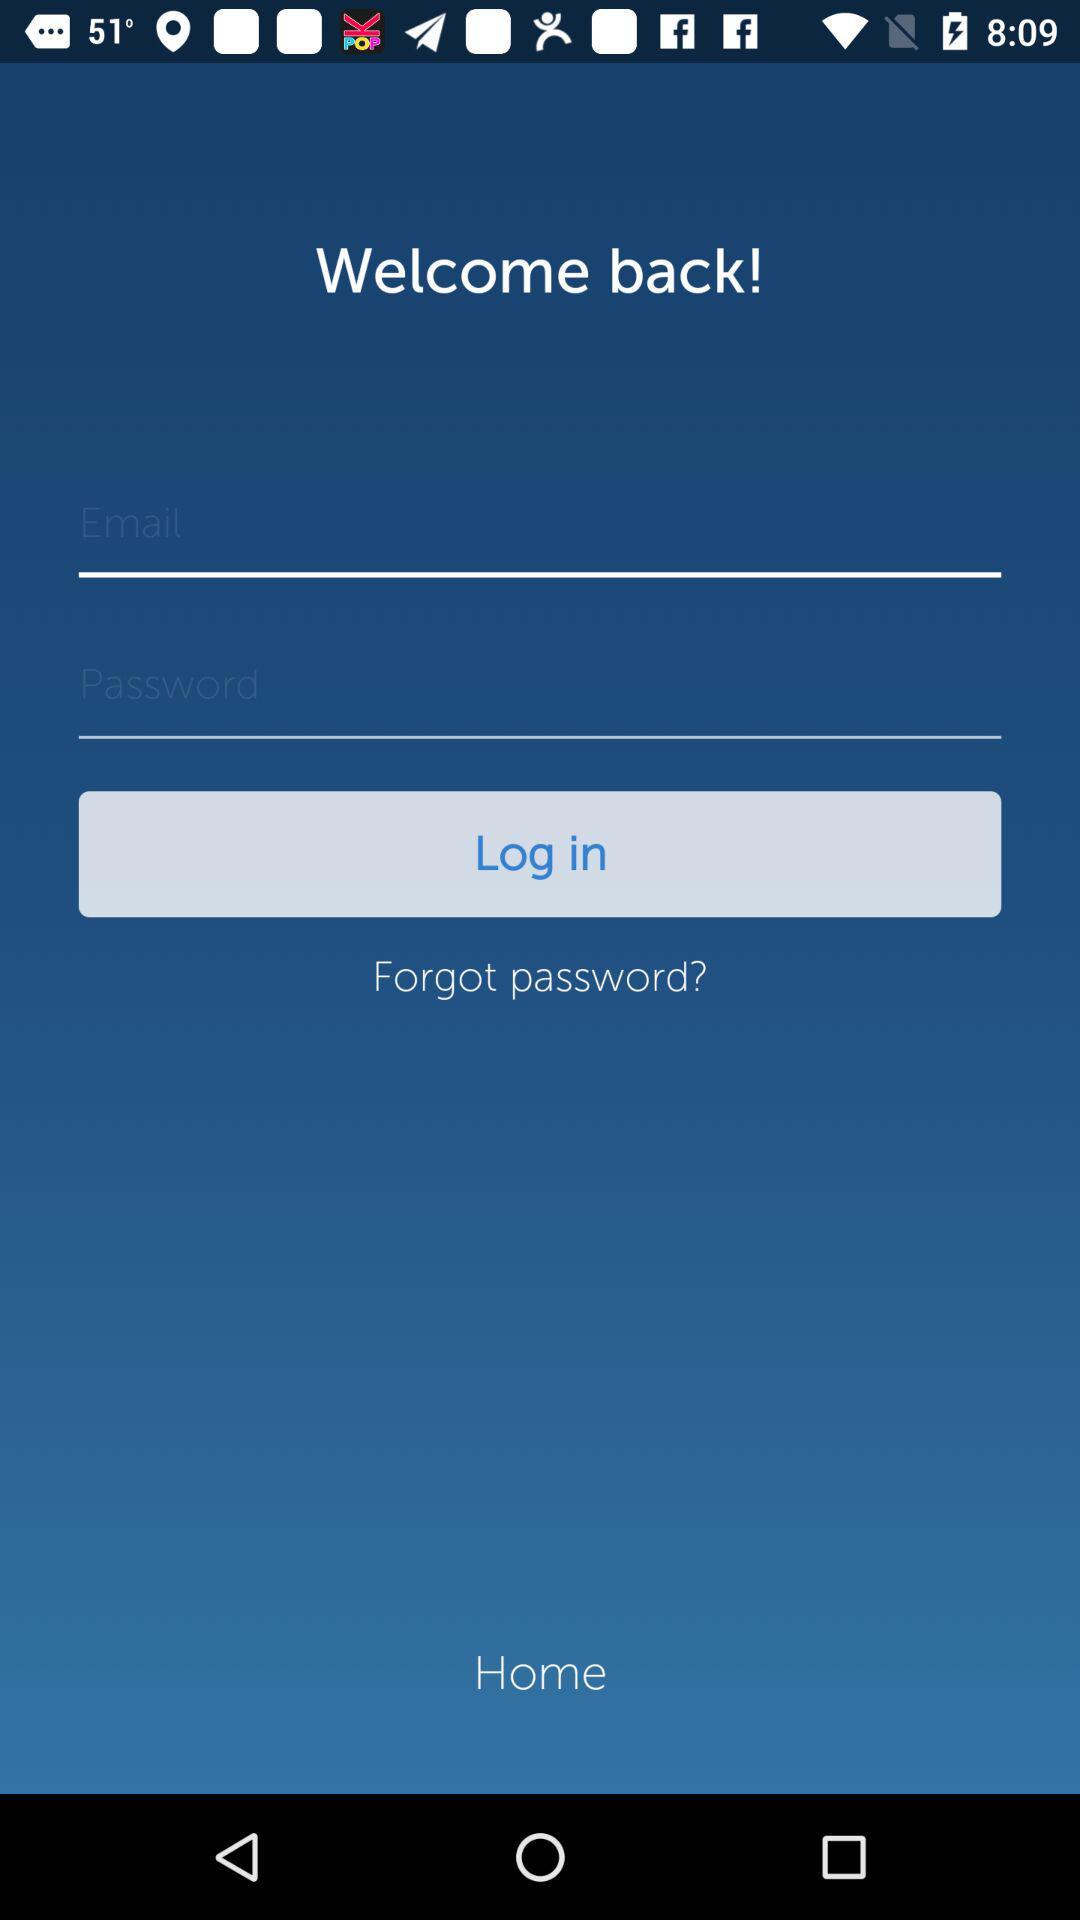 This screenshot has height=1920, width=1080. I want to click on icon above home item, so click(540, 987).